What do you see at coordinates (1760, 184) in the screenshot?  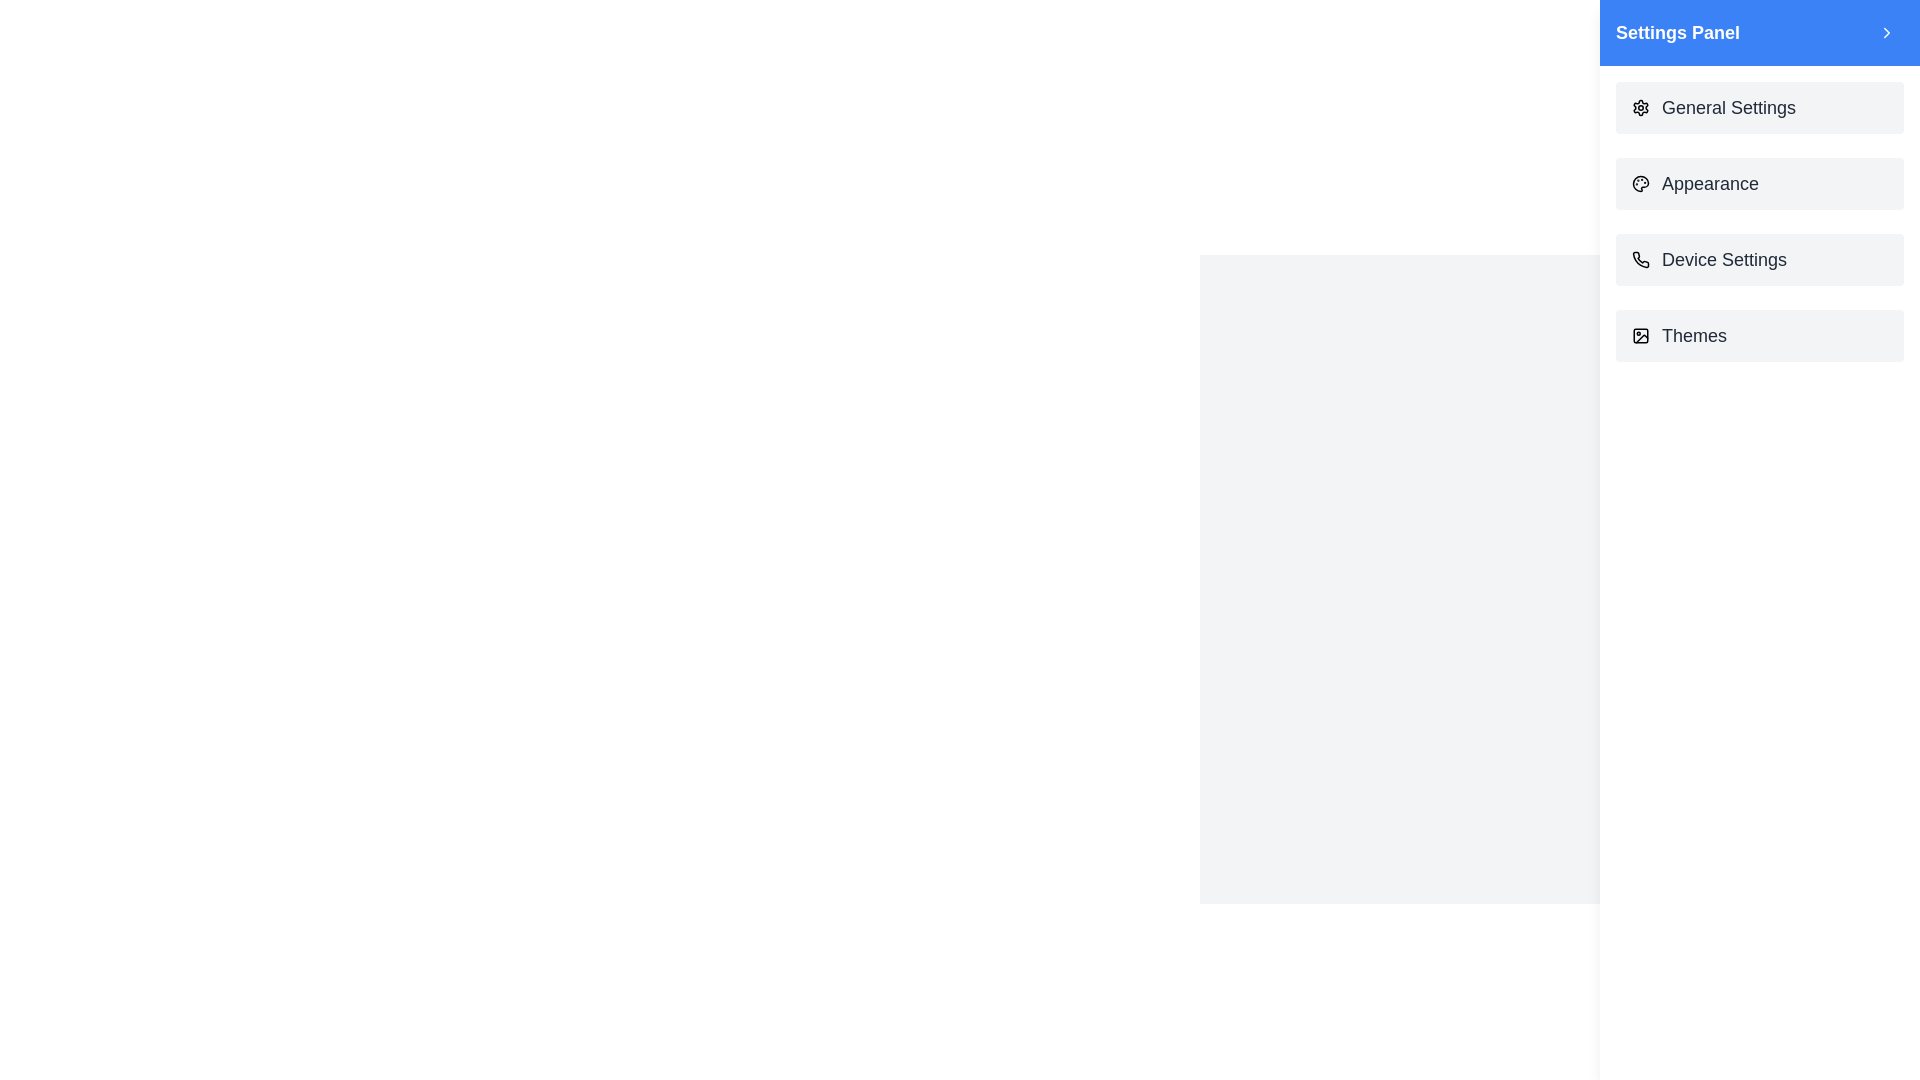 I see `the second item in the vertical list on the right-hand side of the interface` at bounding box center [1760, 184].